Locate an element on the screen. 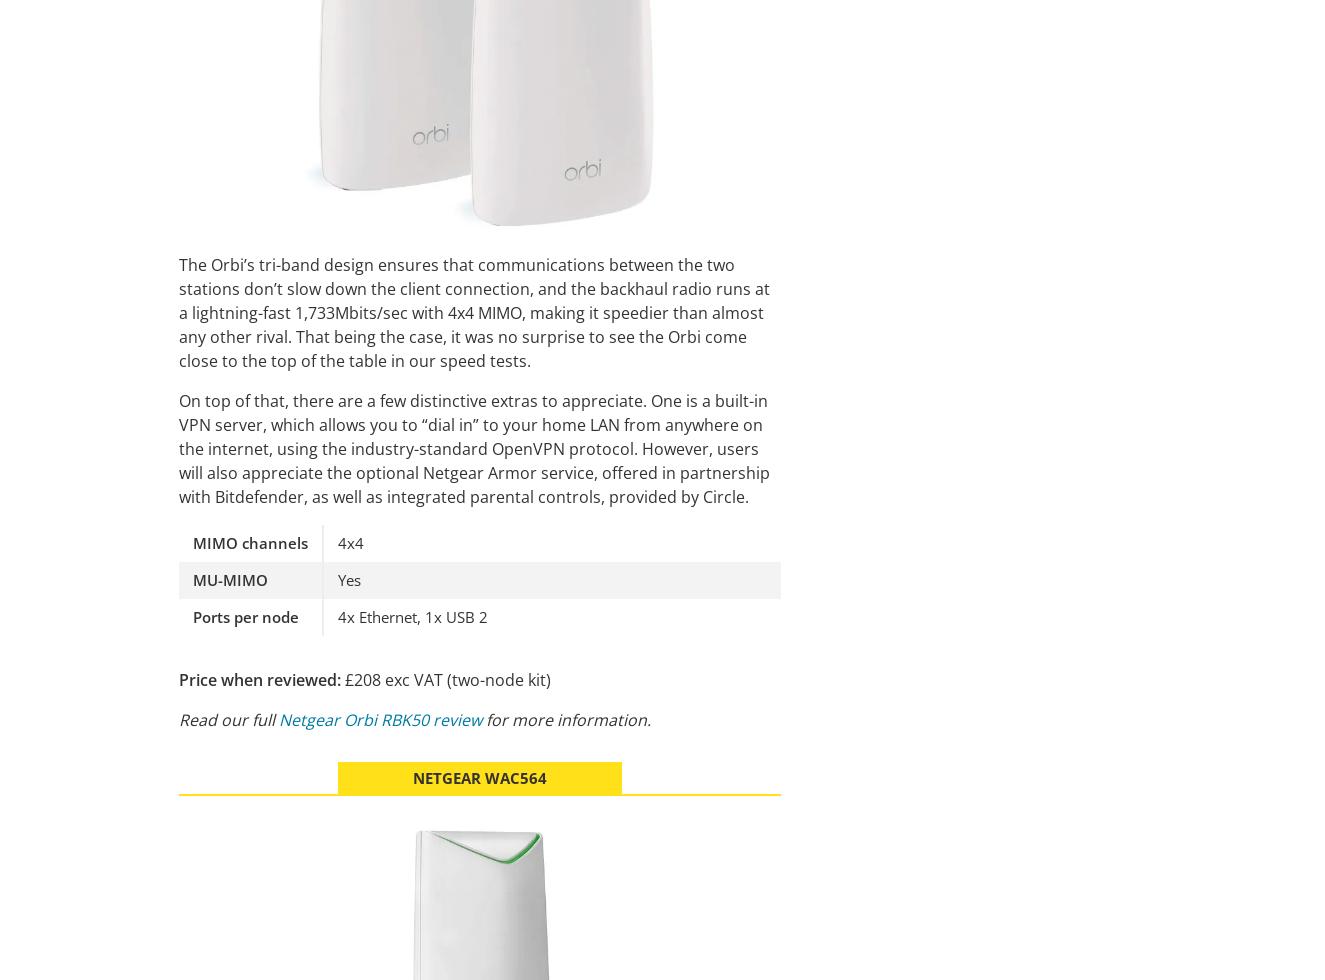 The height and width of the screenshot is (980, 1325). 'Netgear Orbi RBK50 review' is located at coordinates (380, 719).